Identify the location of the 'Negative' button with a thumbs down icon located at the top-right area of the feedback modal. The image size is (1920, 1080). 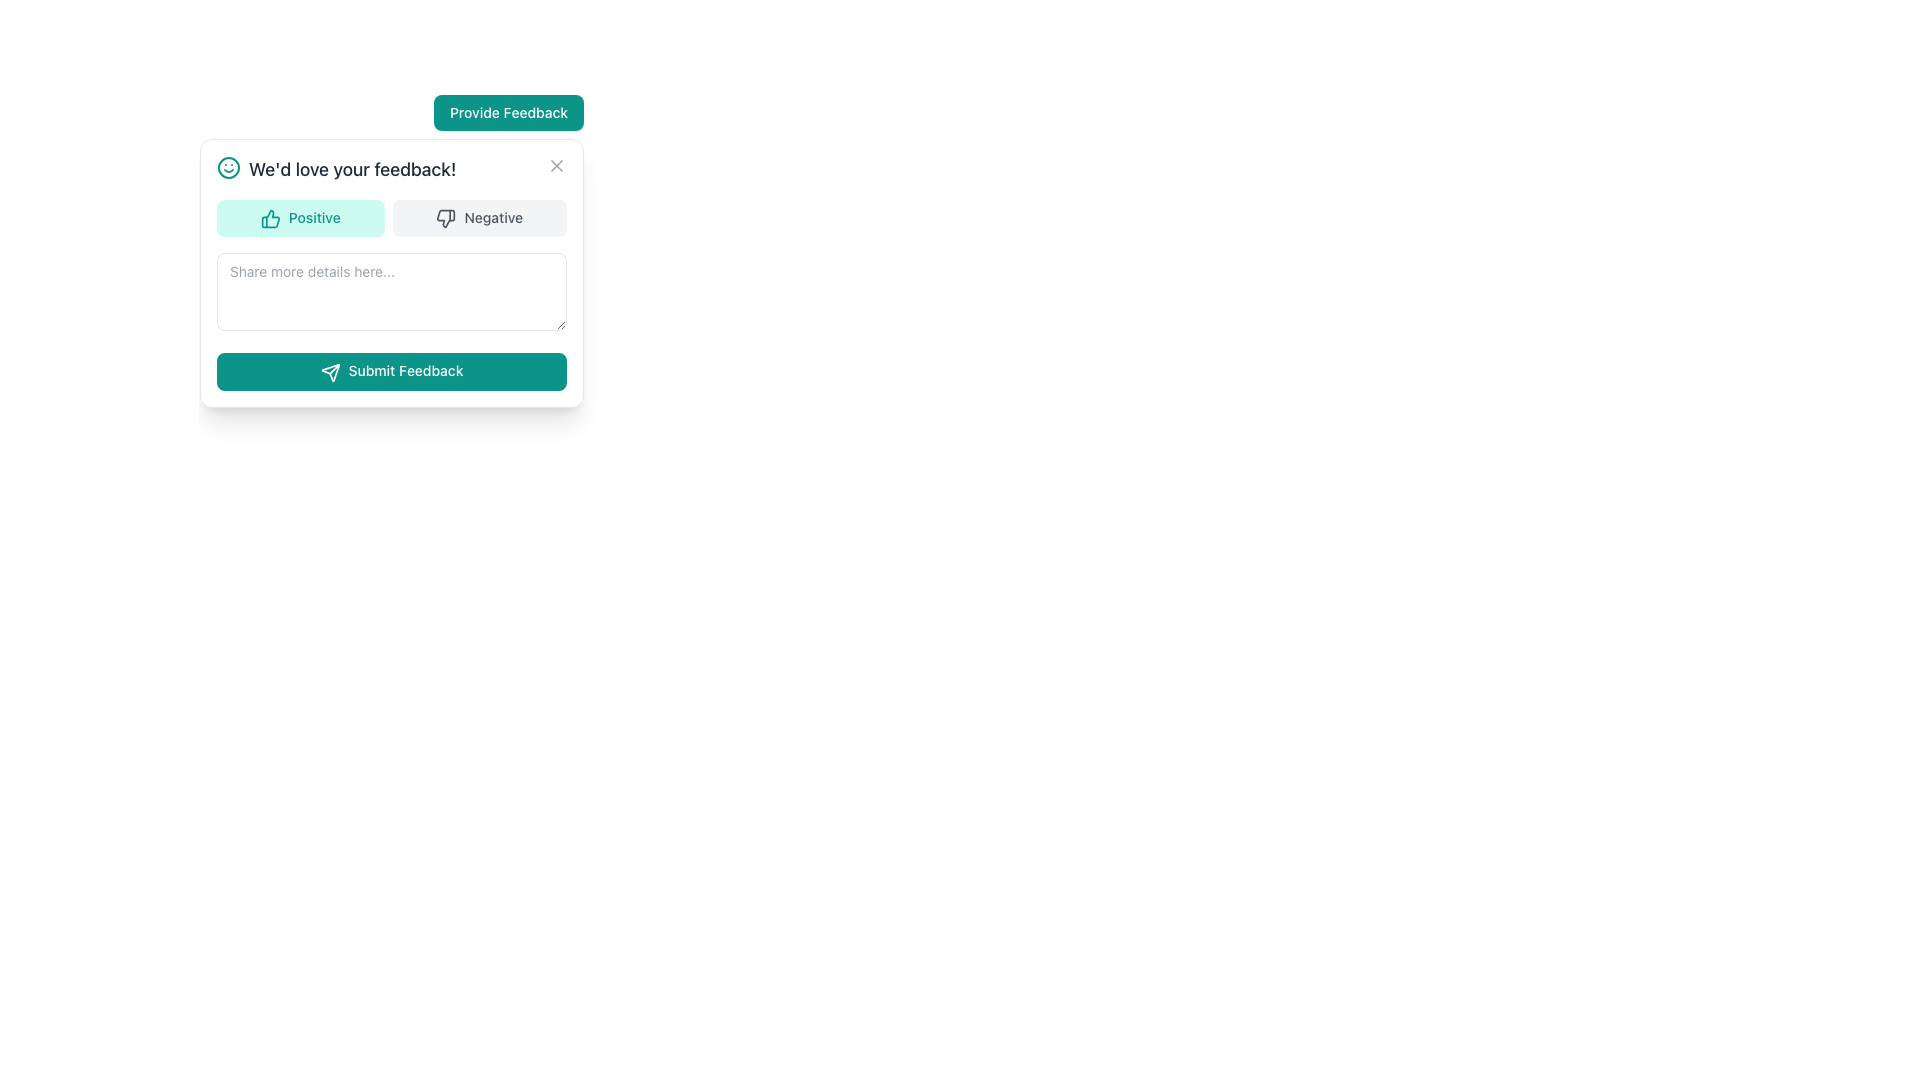
(478, 218).